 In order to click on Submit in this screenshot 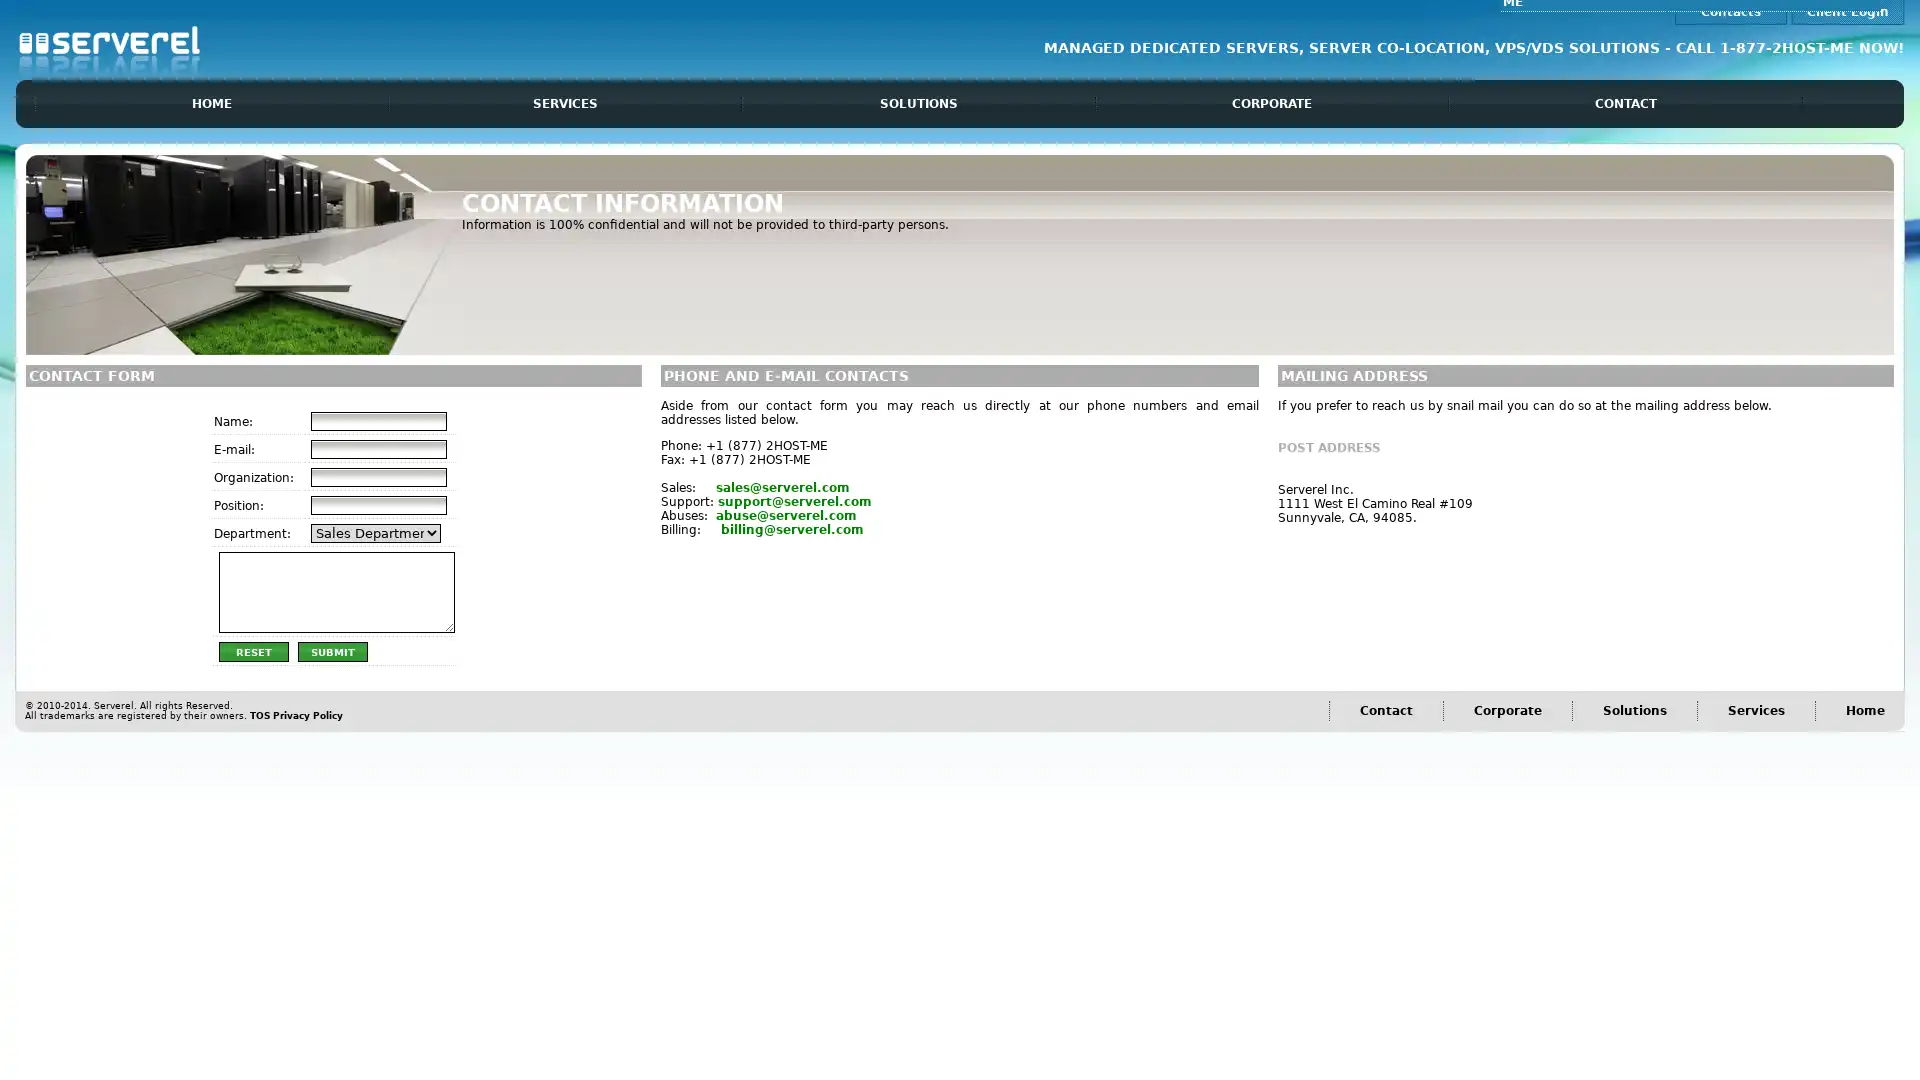, I will do `click(331, 651)`.